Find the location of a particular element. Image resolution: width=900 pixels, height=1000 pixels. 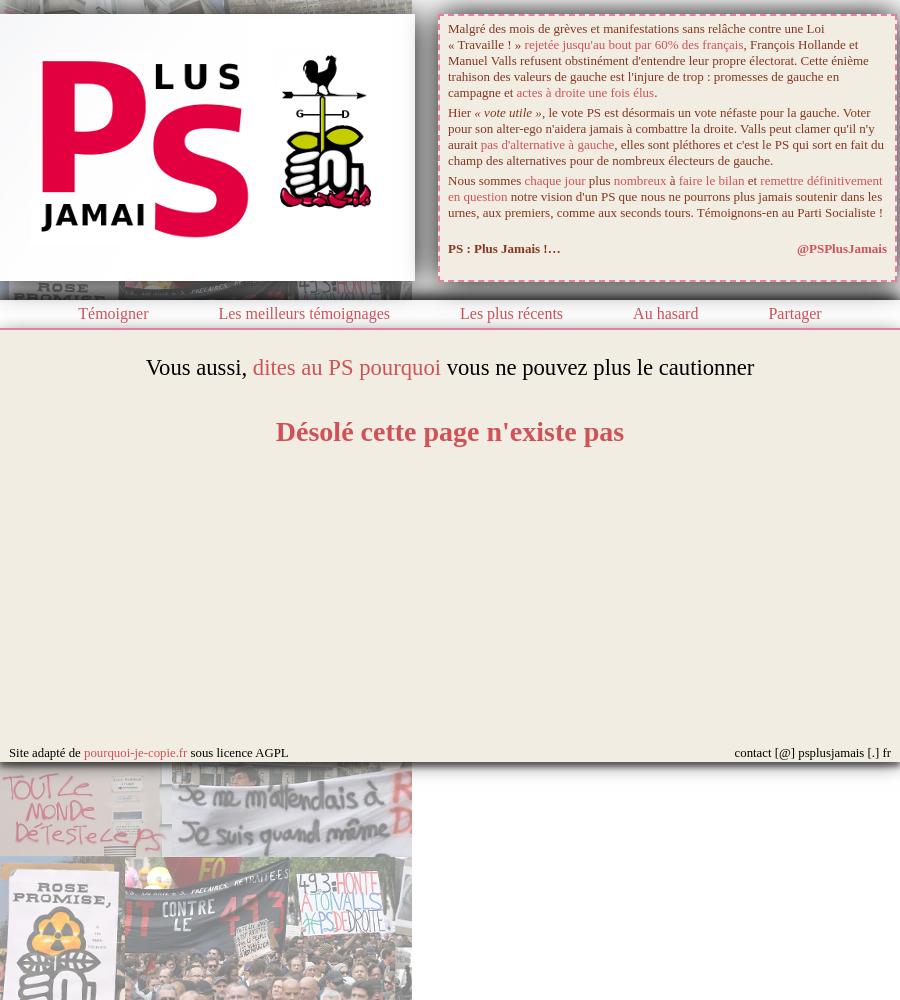

'Témoigner' is located at coordinates (113, 312).